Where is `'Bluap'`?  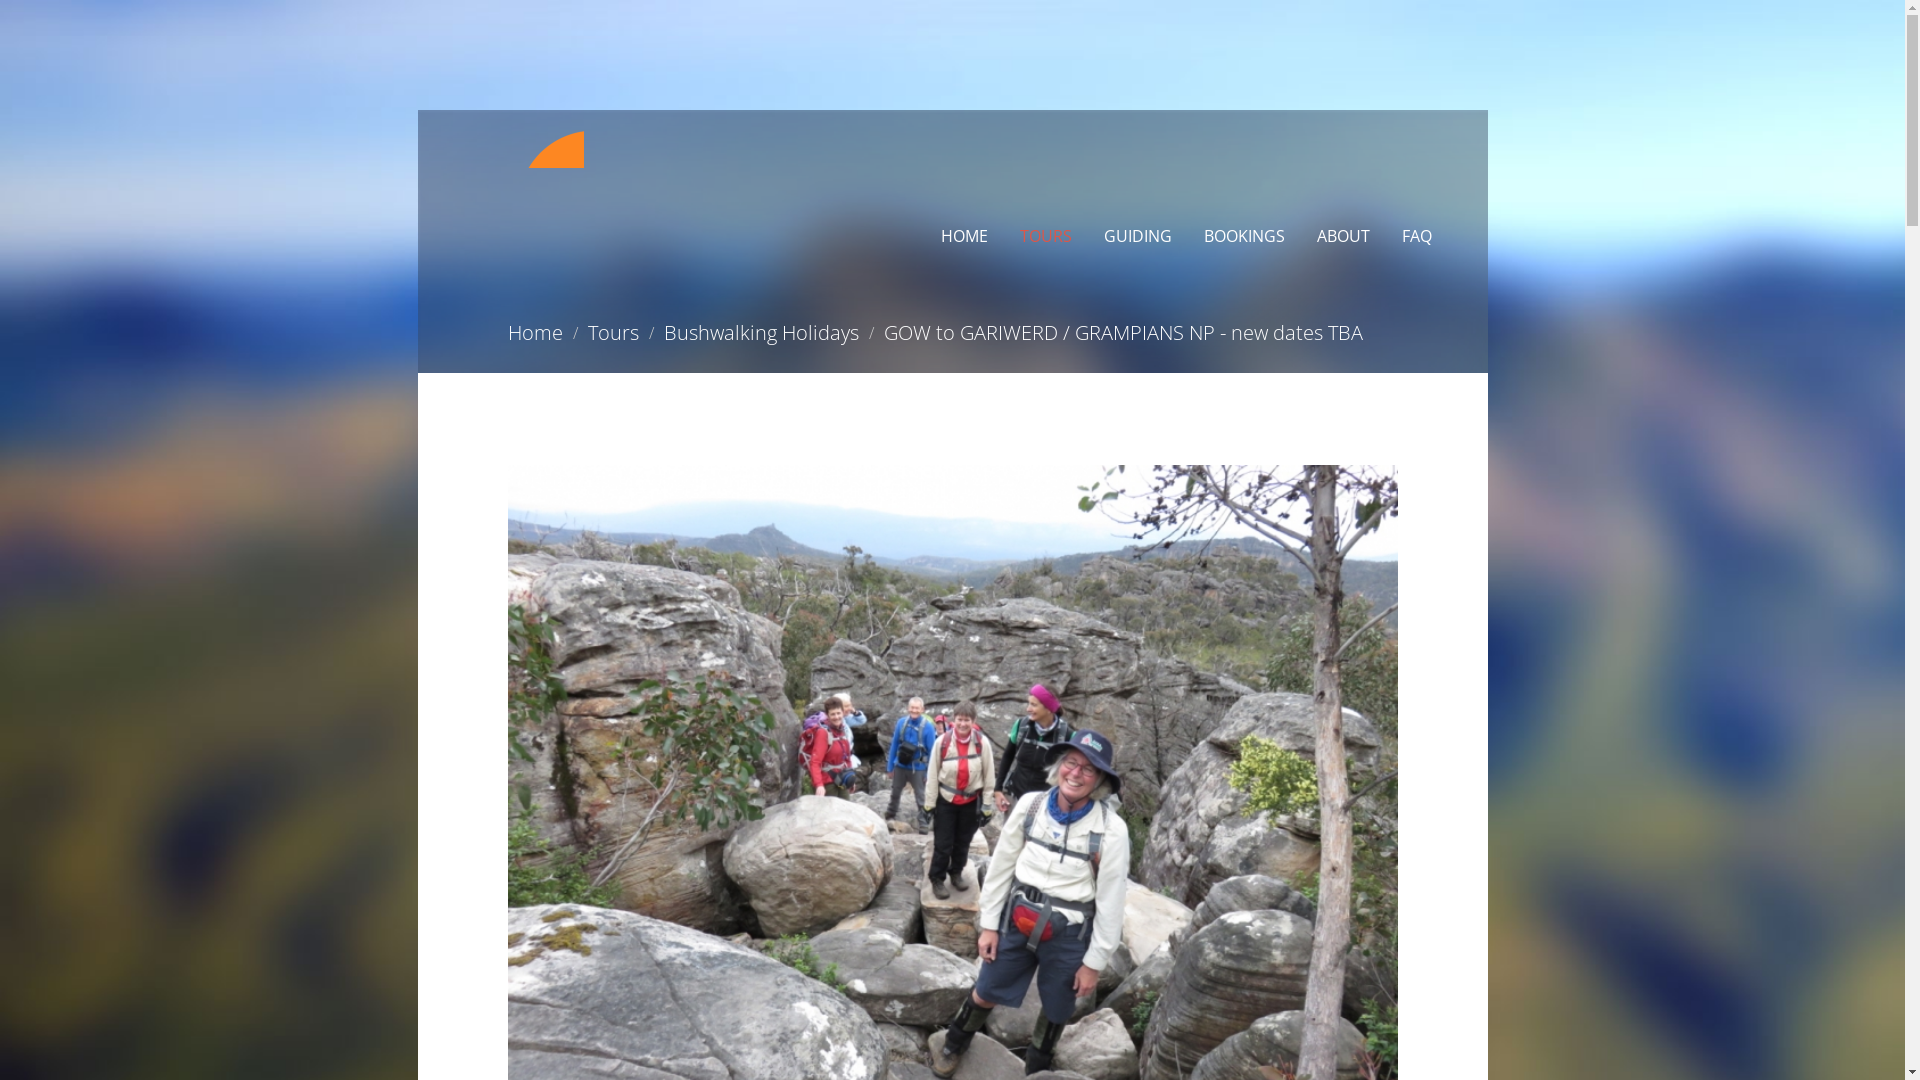
'Bluap' is located at coordinates (521, 148).